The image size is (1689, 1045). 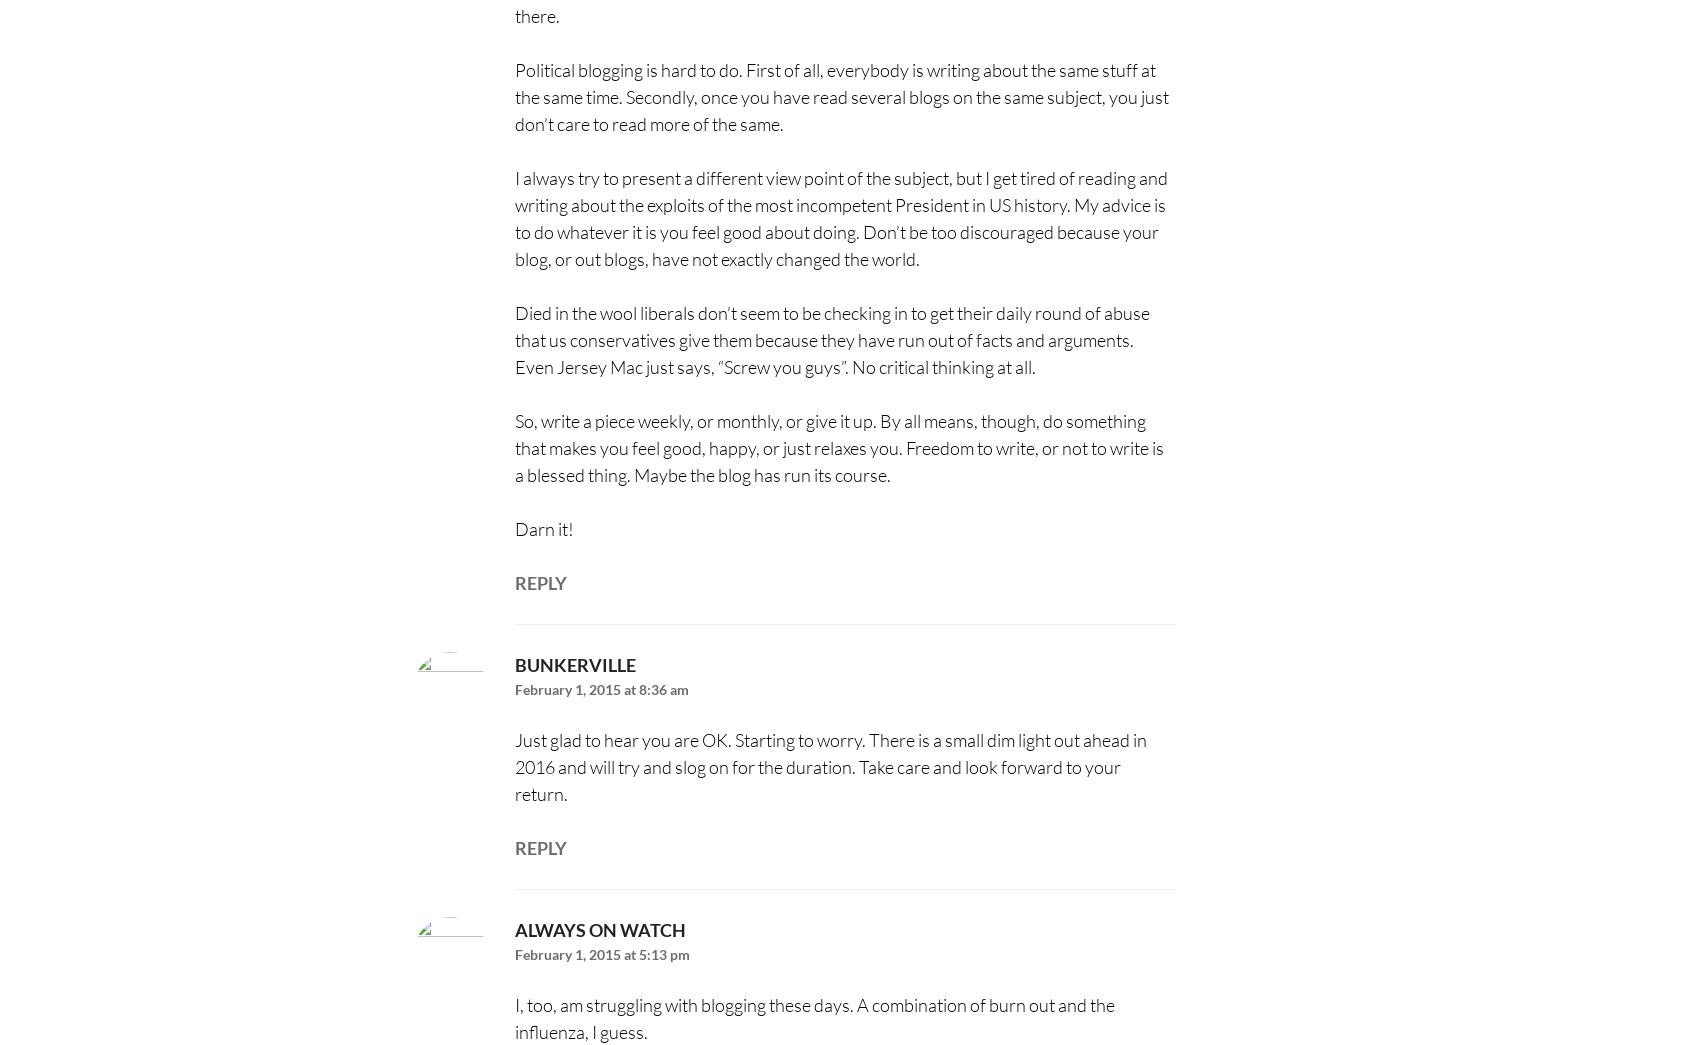 I want to click on 'So, write a piece weekly, or monthly, or give it up. By all means, though, do something that makes you feel good, happy, or just relaxes you. Freedom to write, or not to write is a blessed thing. Maybe the blog has run its course.', so click(x=837, y=447).